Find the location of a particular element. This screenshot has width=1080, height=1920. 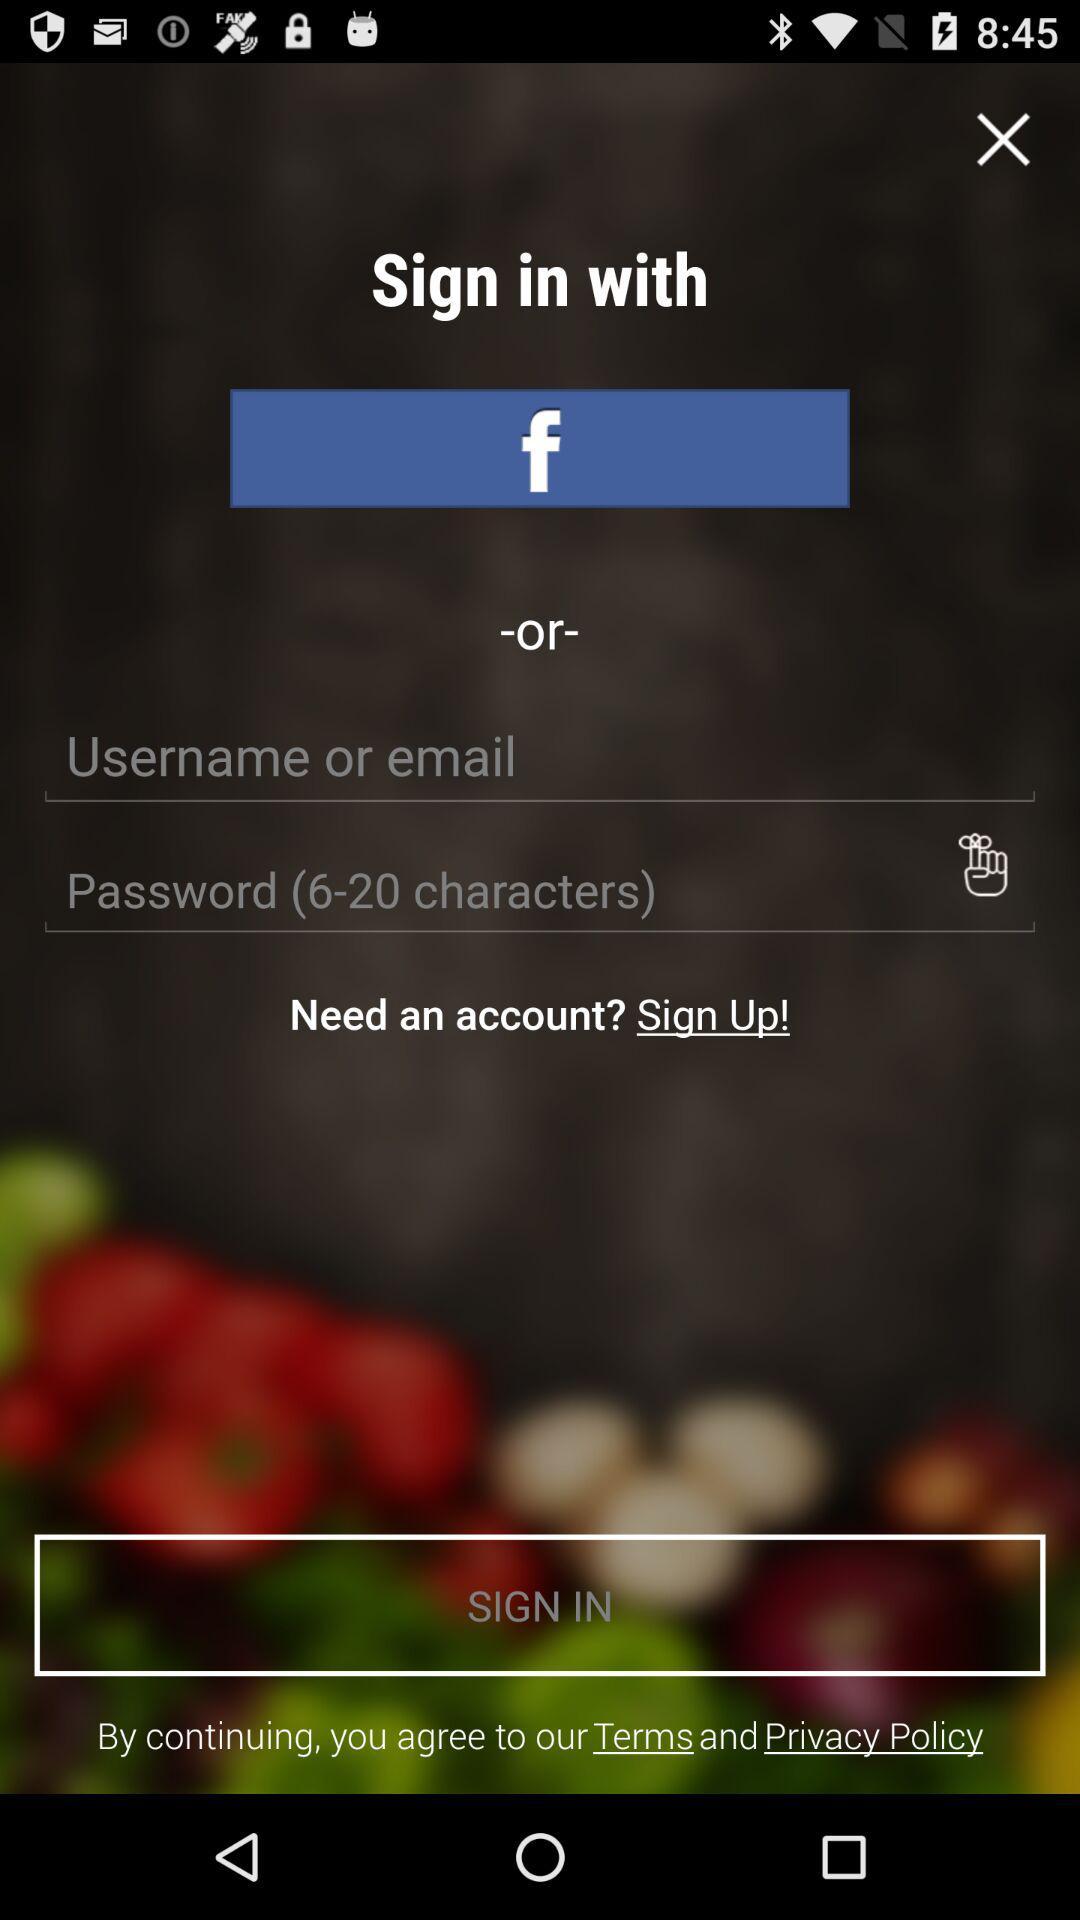

password is located at coordinates (540, 889).